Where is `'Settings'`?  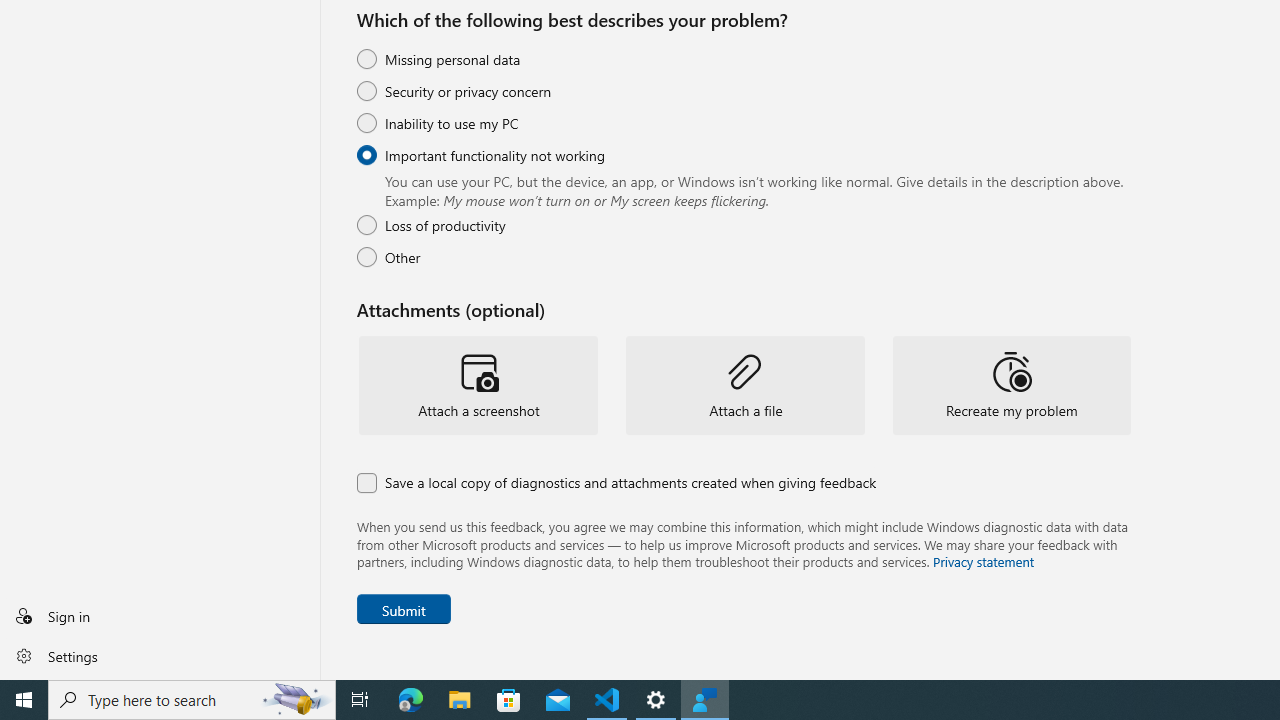 'Settings' is located at coordinates (160, 655).